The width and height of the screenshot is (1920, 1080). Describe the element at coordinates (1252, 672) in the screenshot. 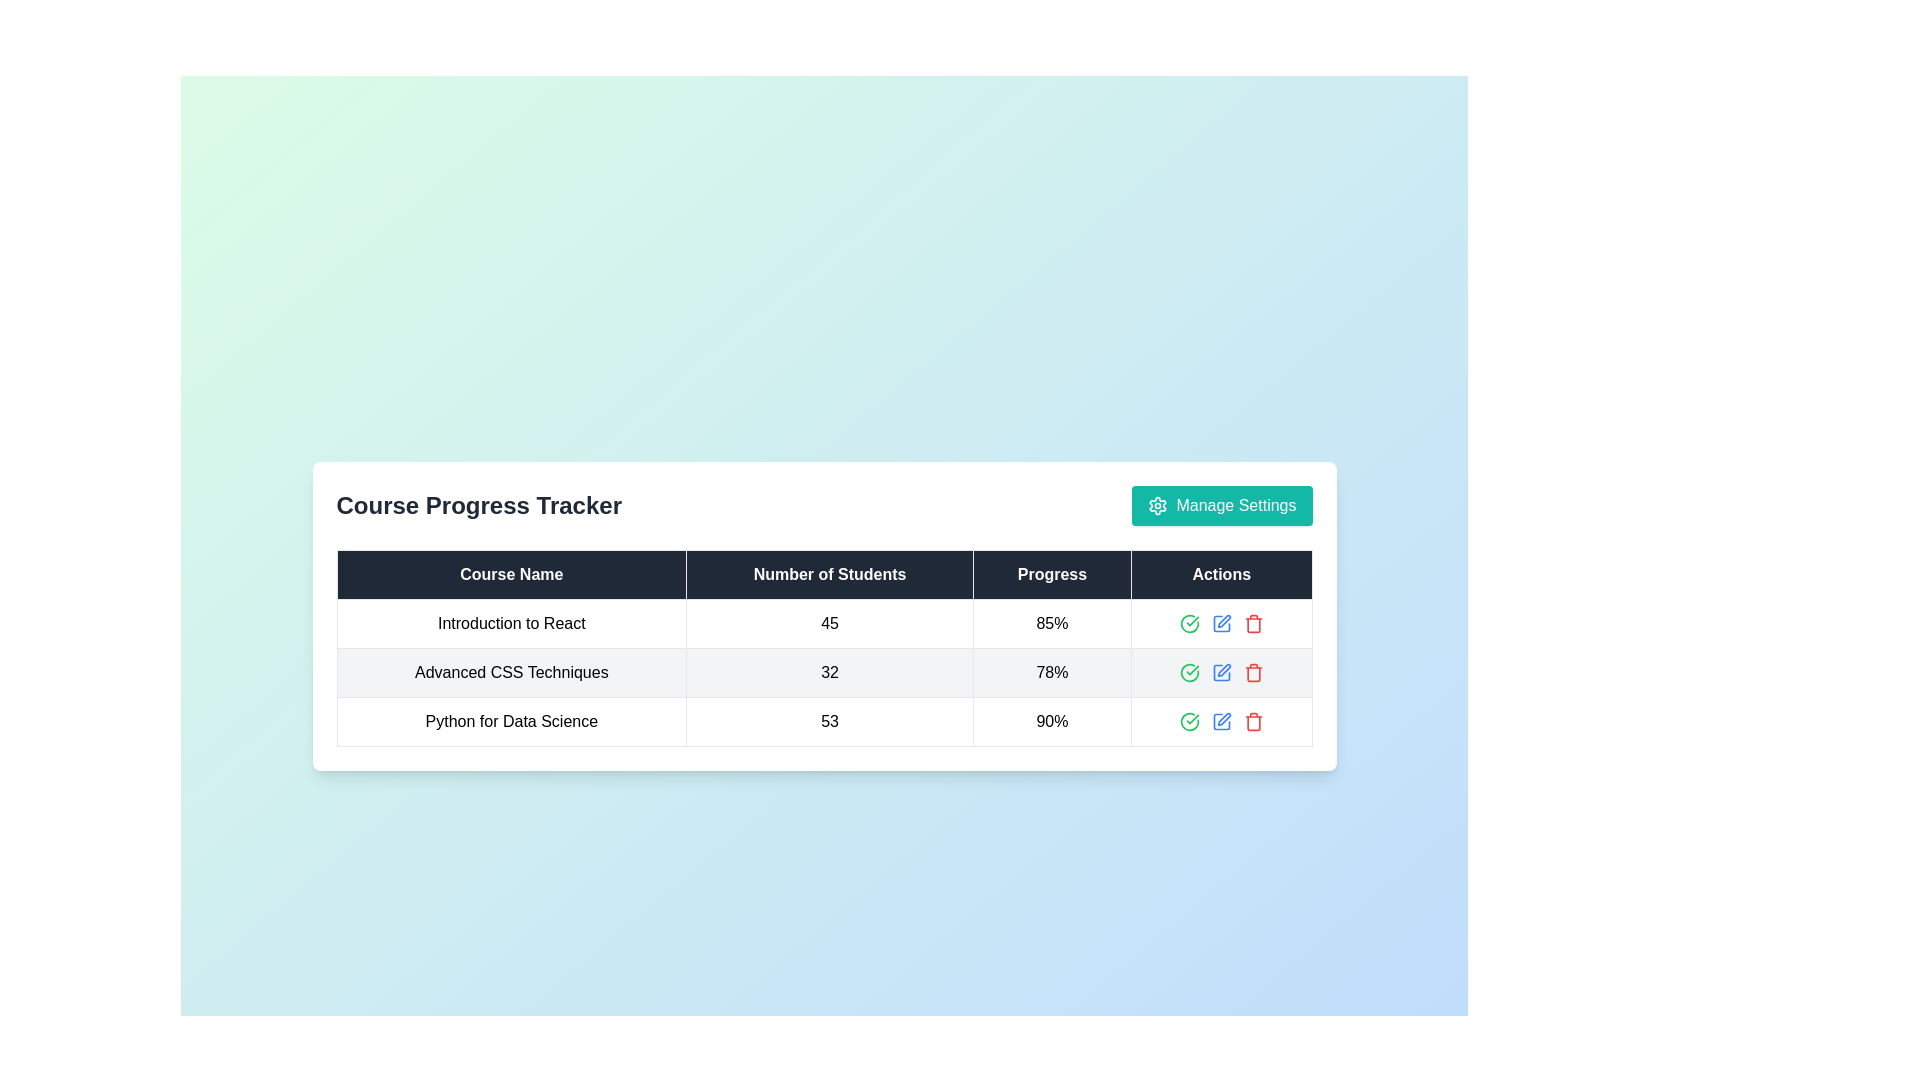

I see `the delete button located in the action buttons of the second row of the table` at that location.